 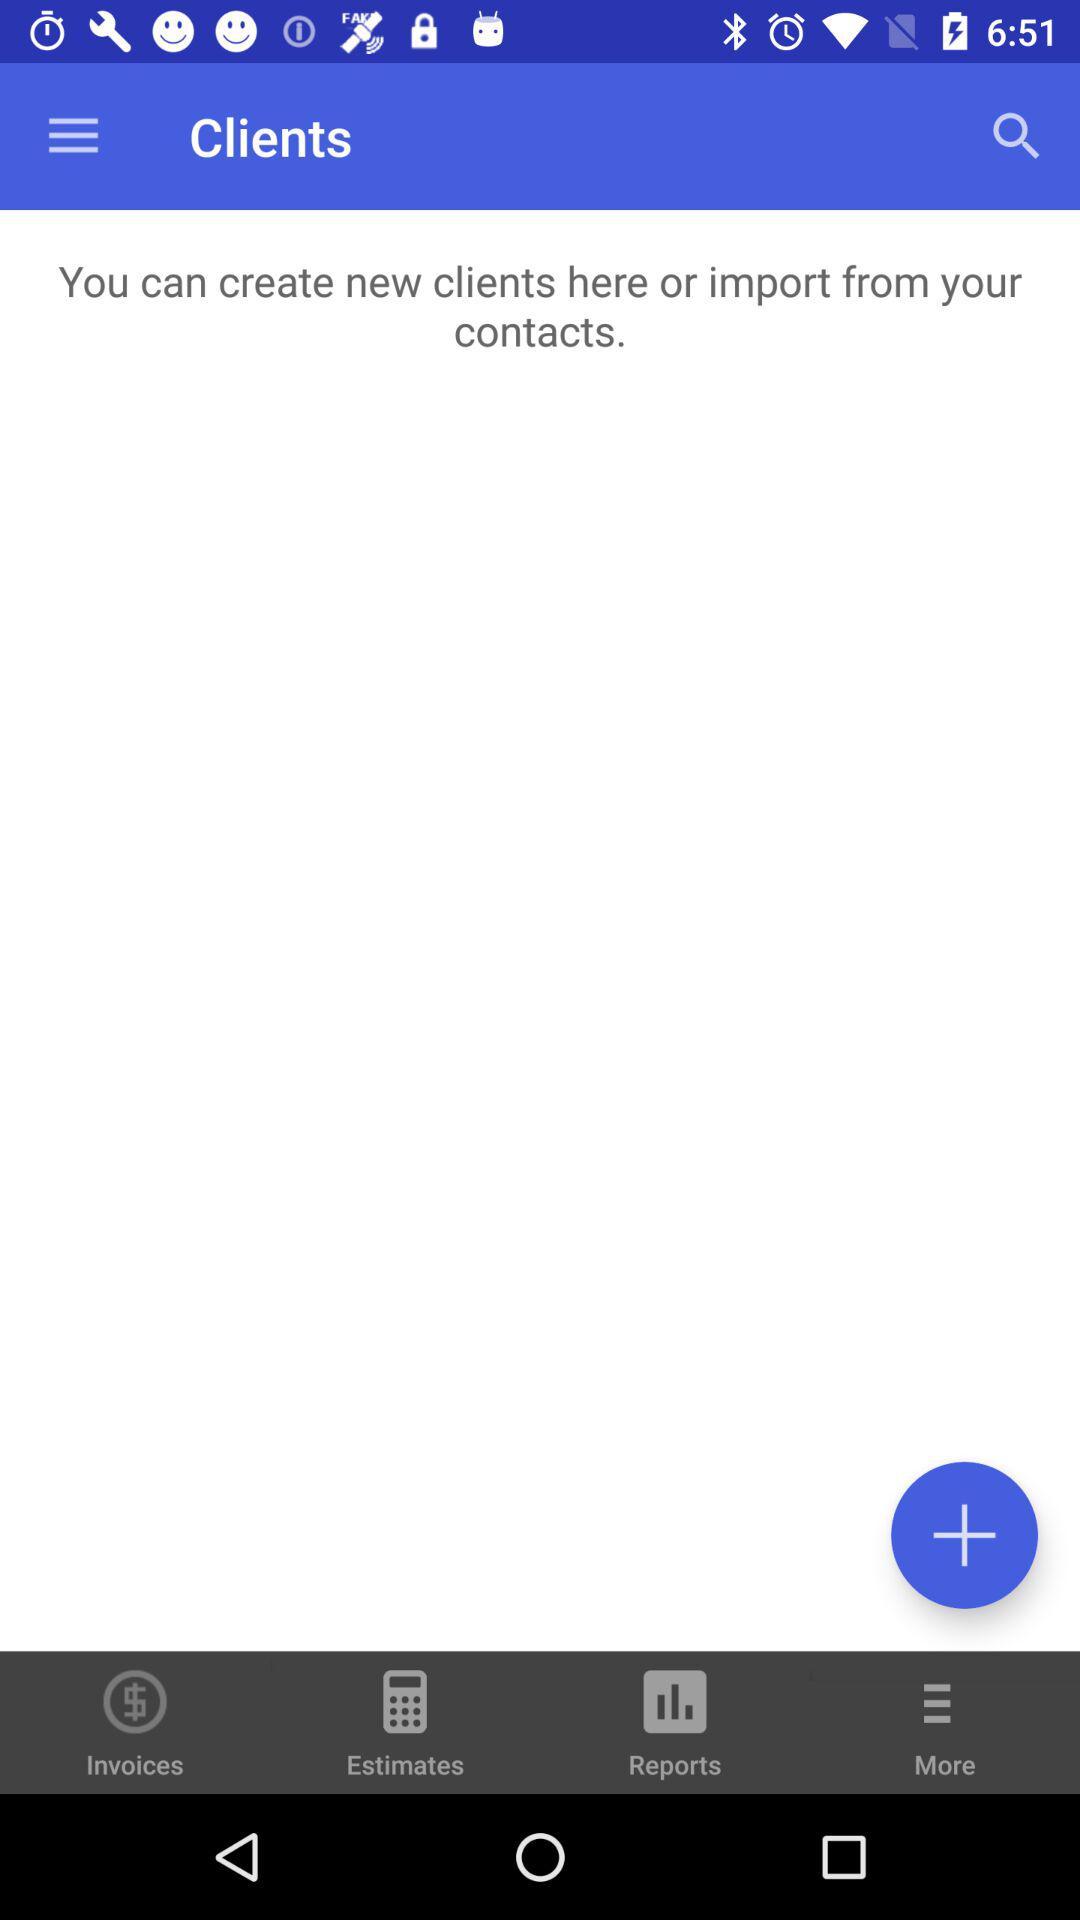 I want to click on the item below you can create, so click(x=540, y=1025).